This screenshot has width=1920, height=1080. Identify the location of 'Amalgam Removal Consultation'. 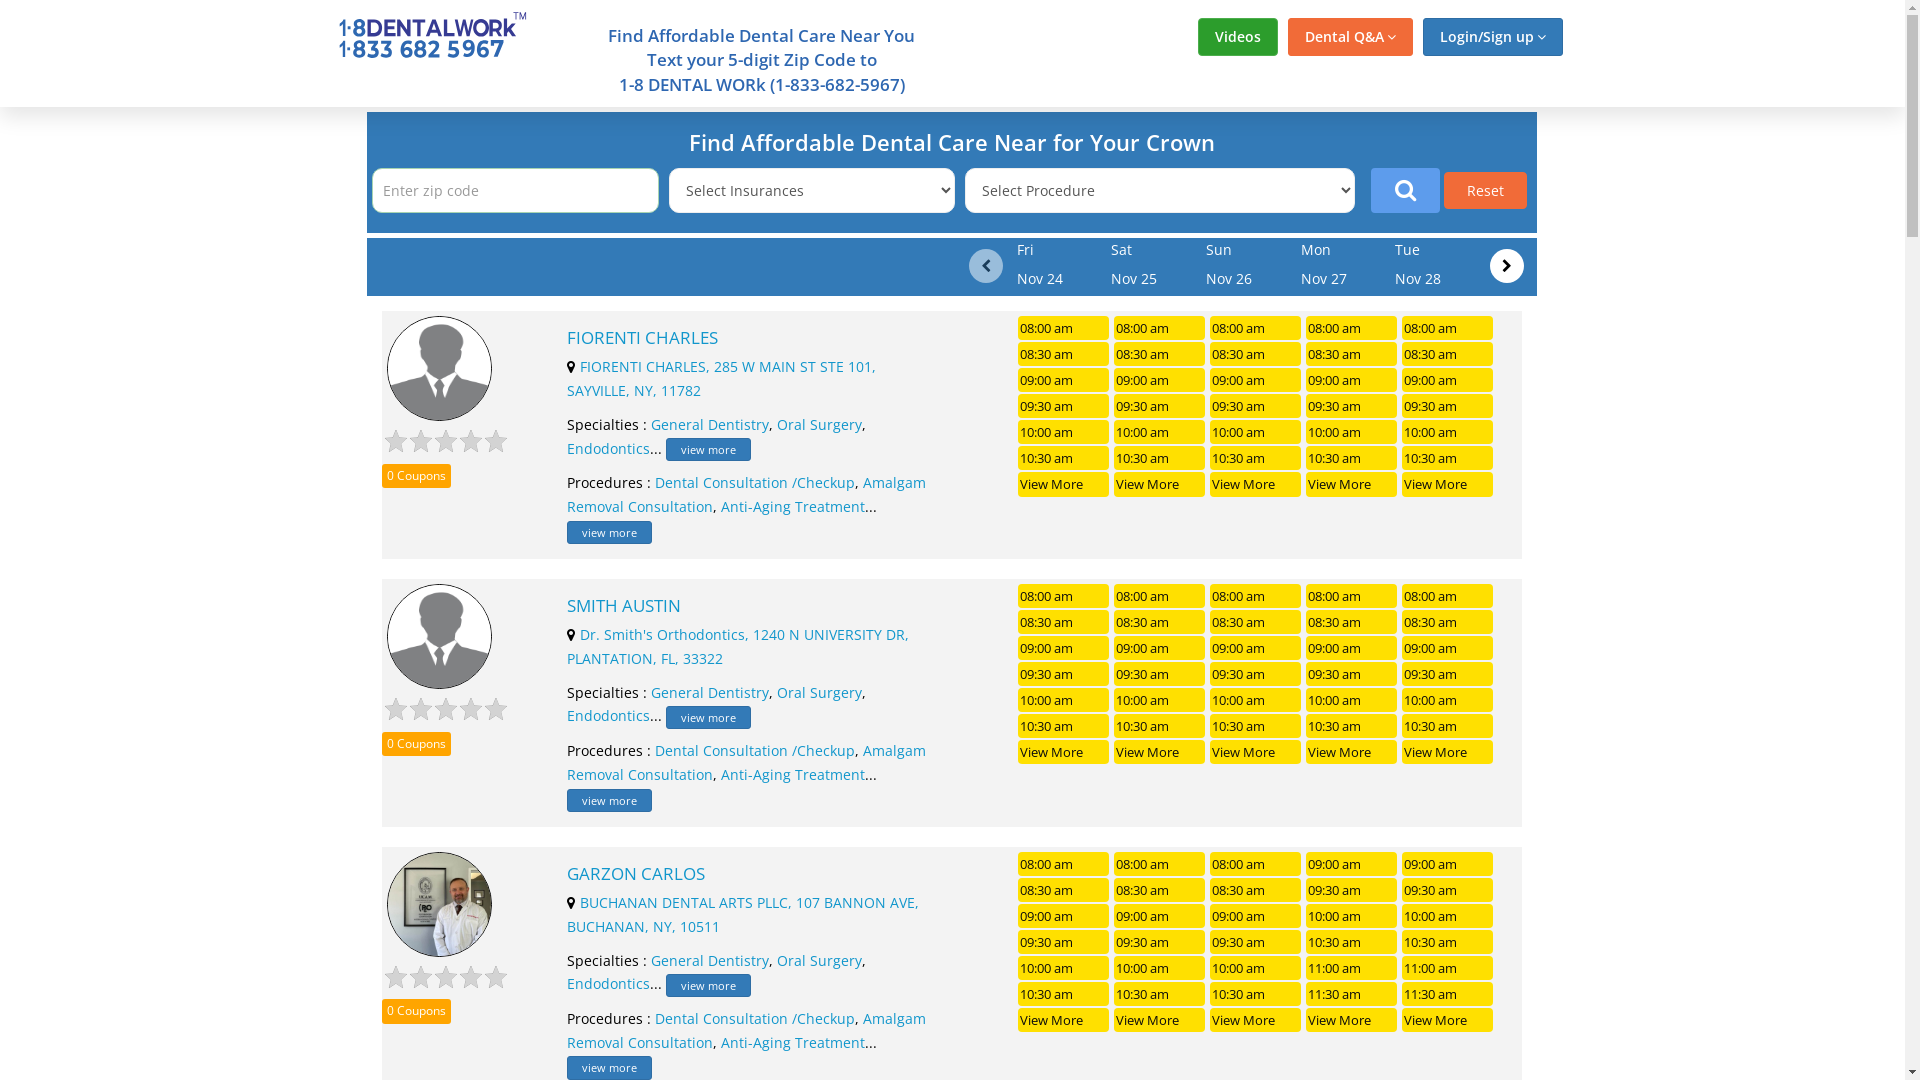
(745, 494).